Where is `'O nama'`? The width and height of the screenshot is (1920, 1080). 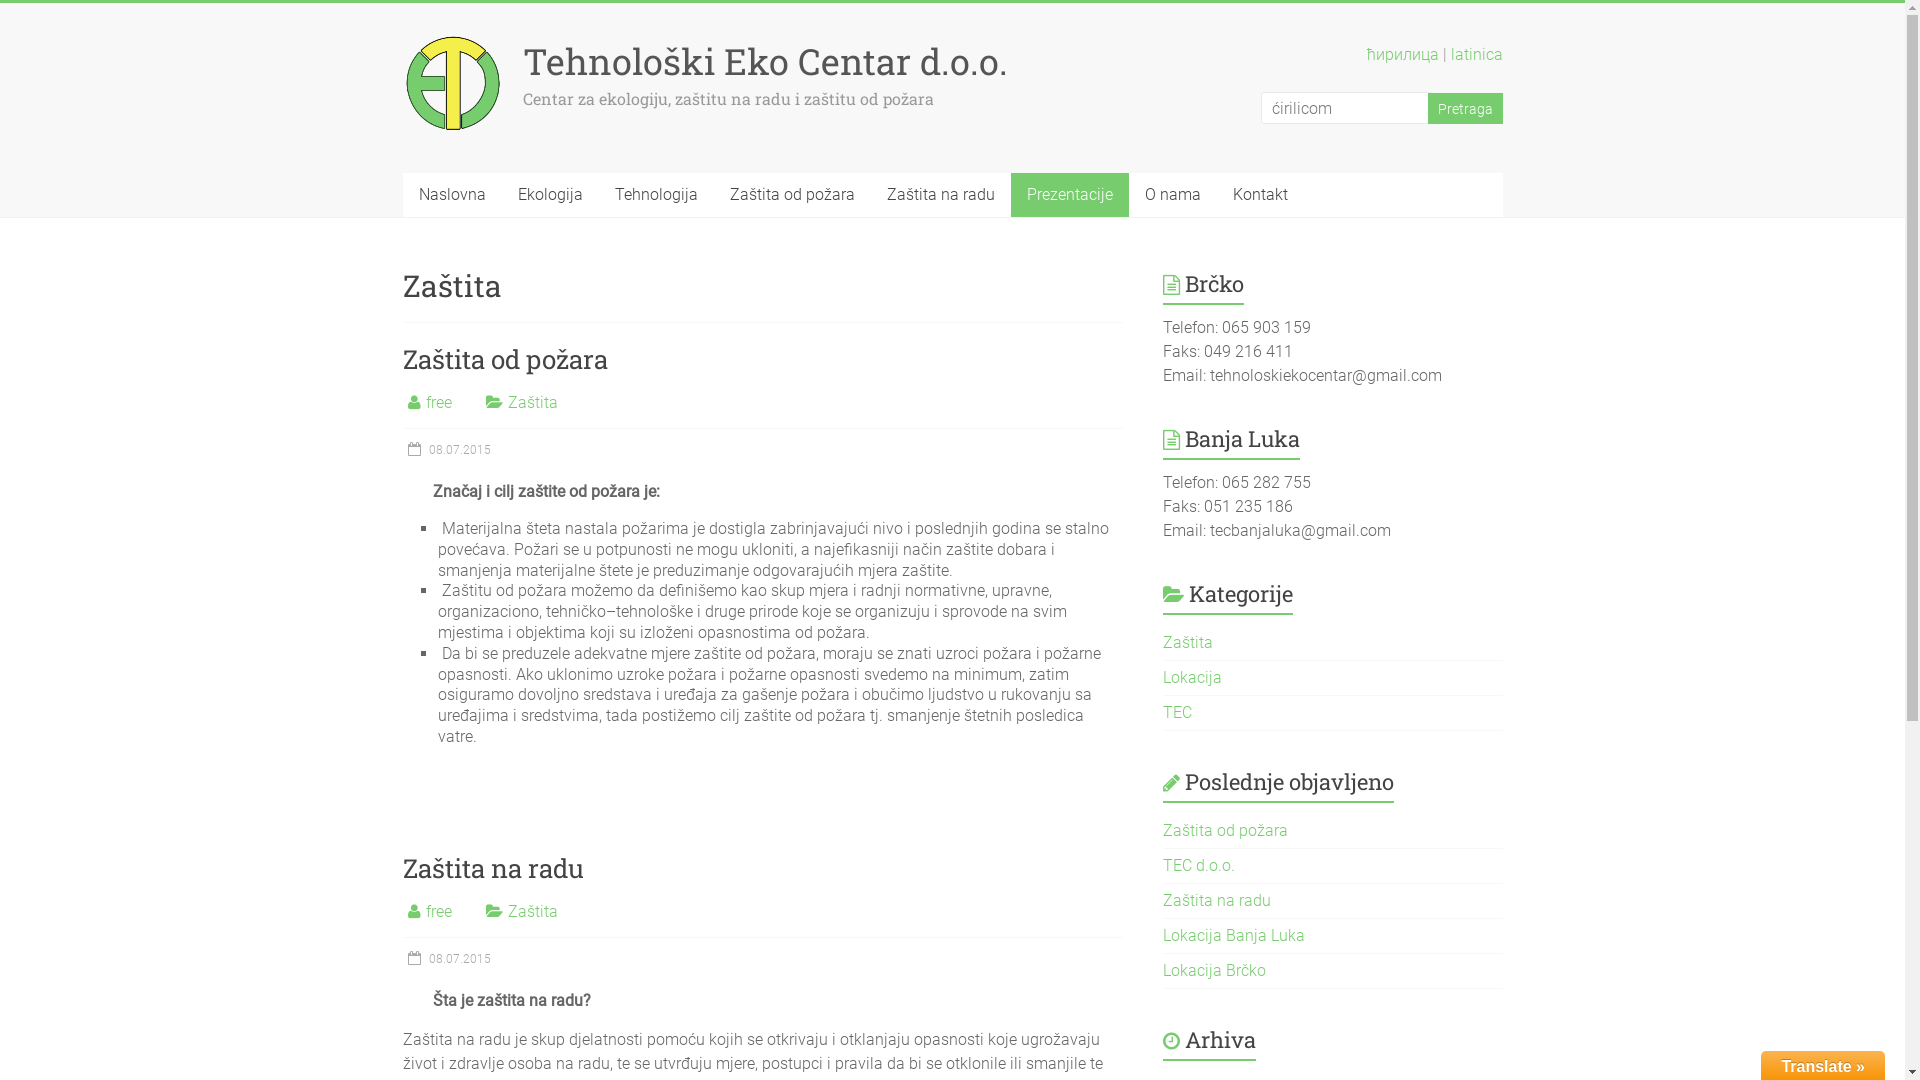 'O nama' is located at coordinates (1128, 195).